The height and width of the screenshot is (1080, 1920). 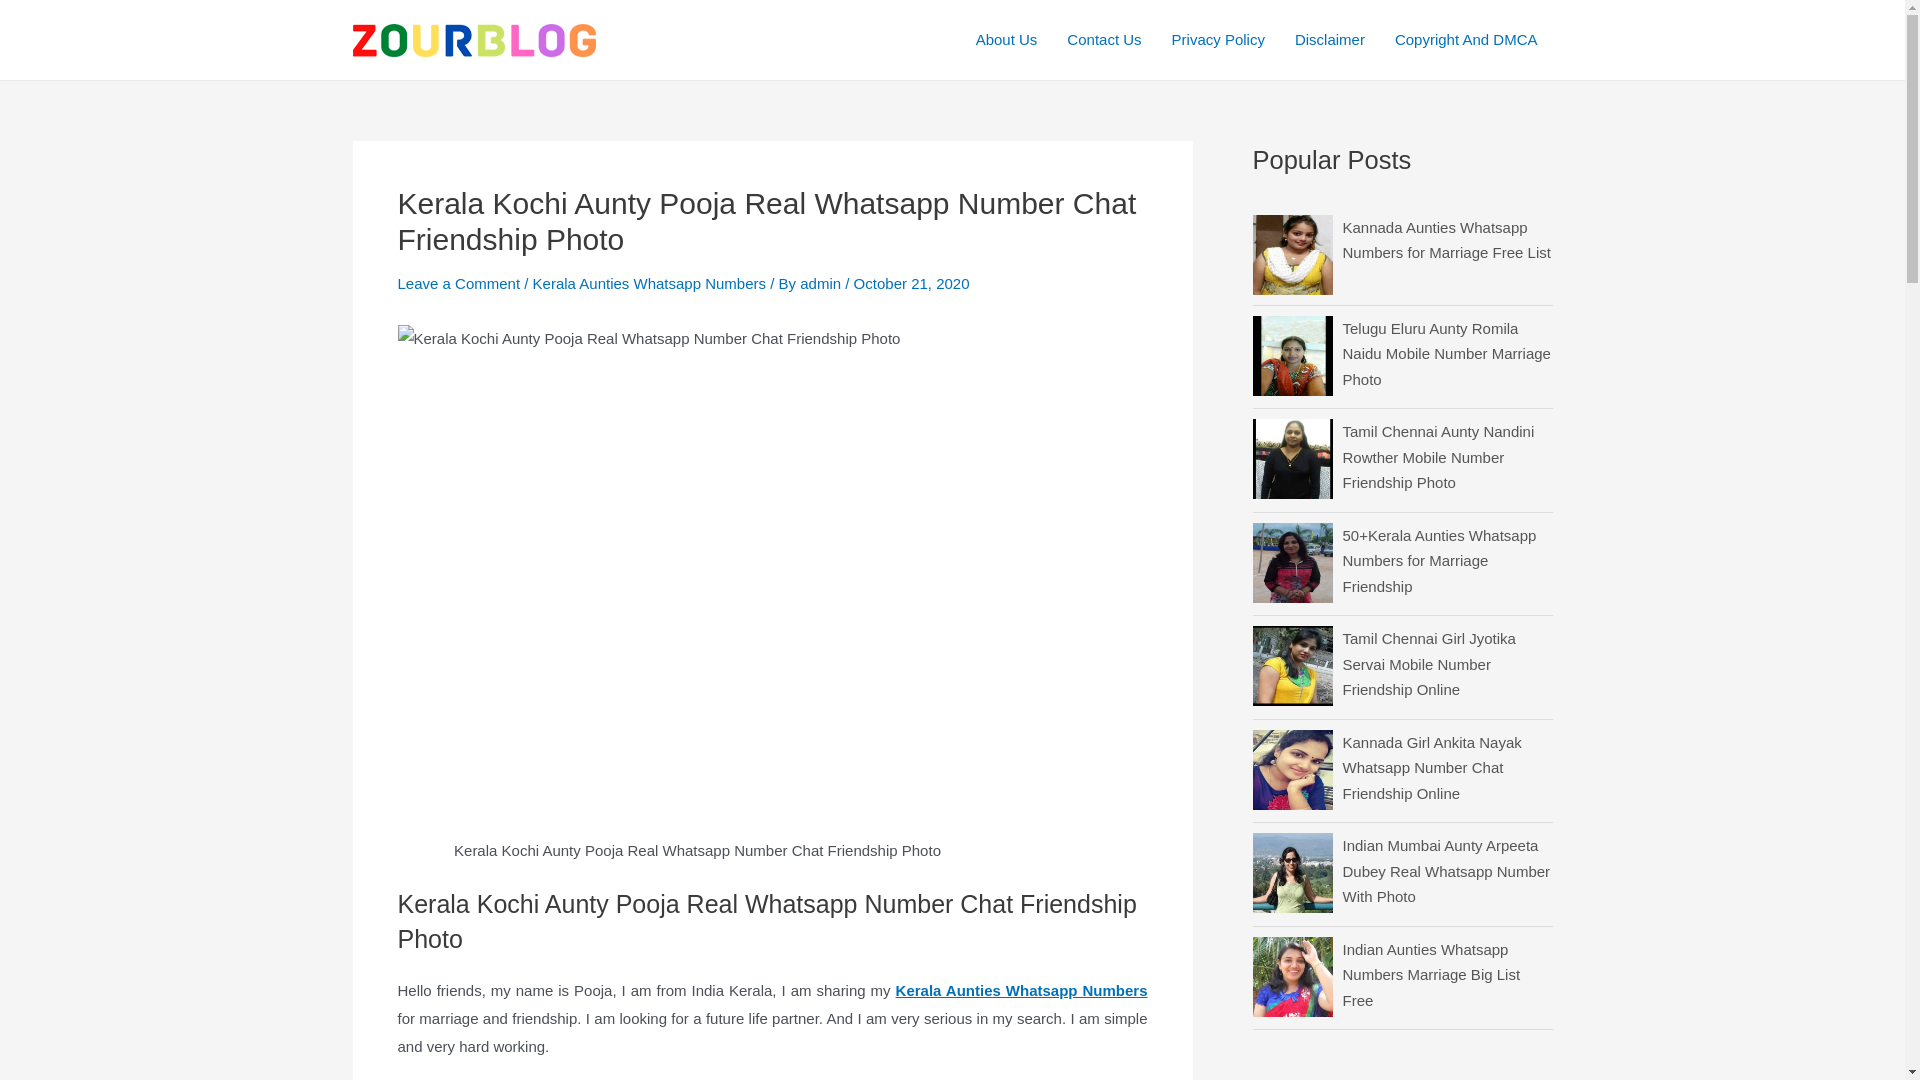 What do you see at coordinates (1103, 39) in the screenshot?
I see `'Contact Us'` at bounding box center [1103, 39].